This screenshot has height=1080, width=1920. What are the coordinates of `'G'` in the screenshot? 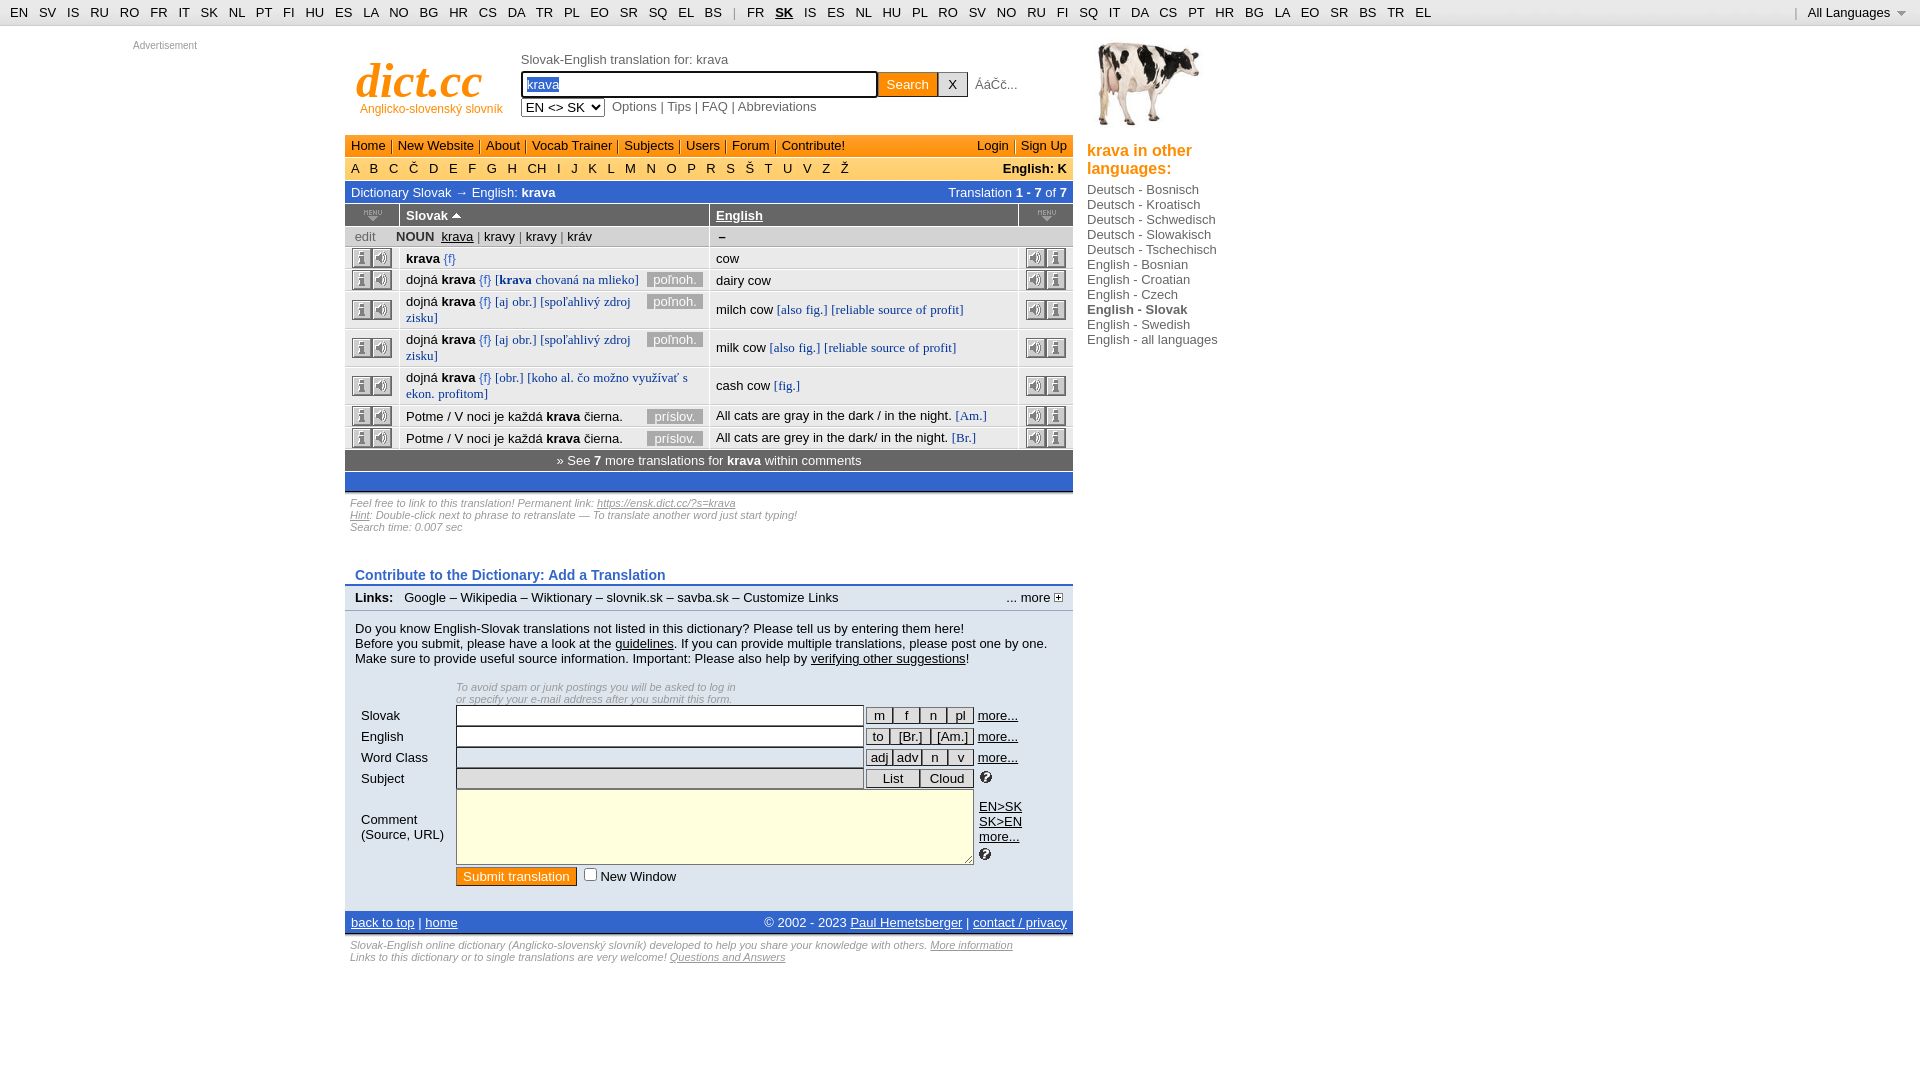 It's located at (491, 167).